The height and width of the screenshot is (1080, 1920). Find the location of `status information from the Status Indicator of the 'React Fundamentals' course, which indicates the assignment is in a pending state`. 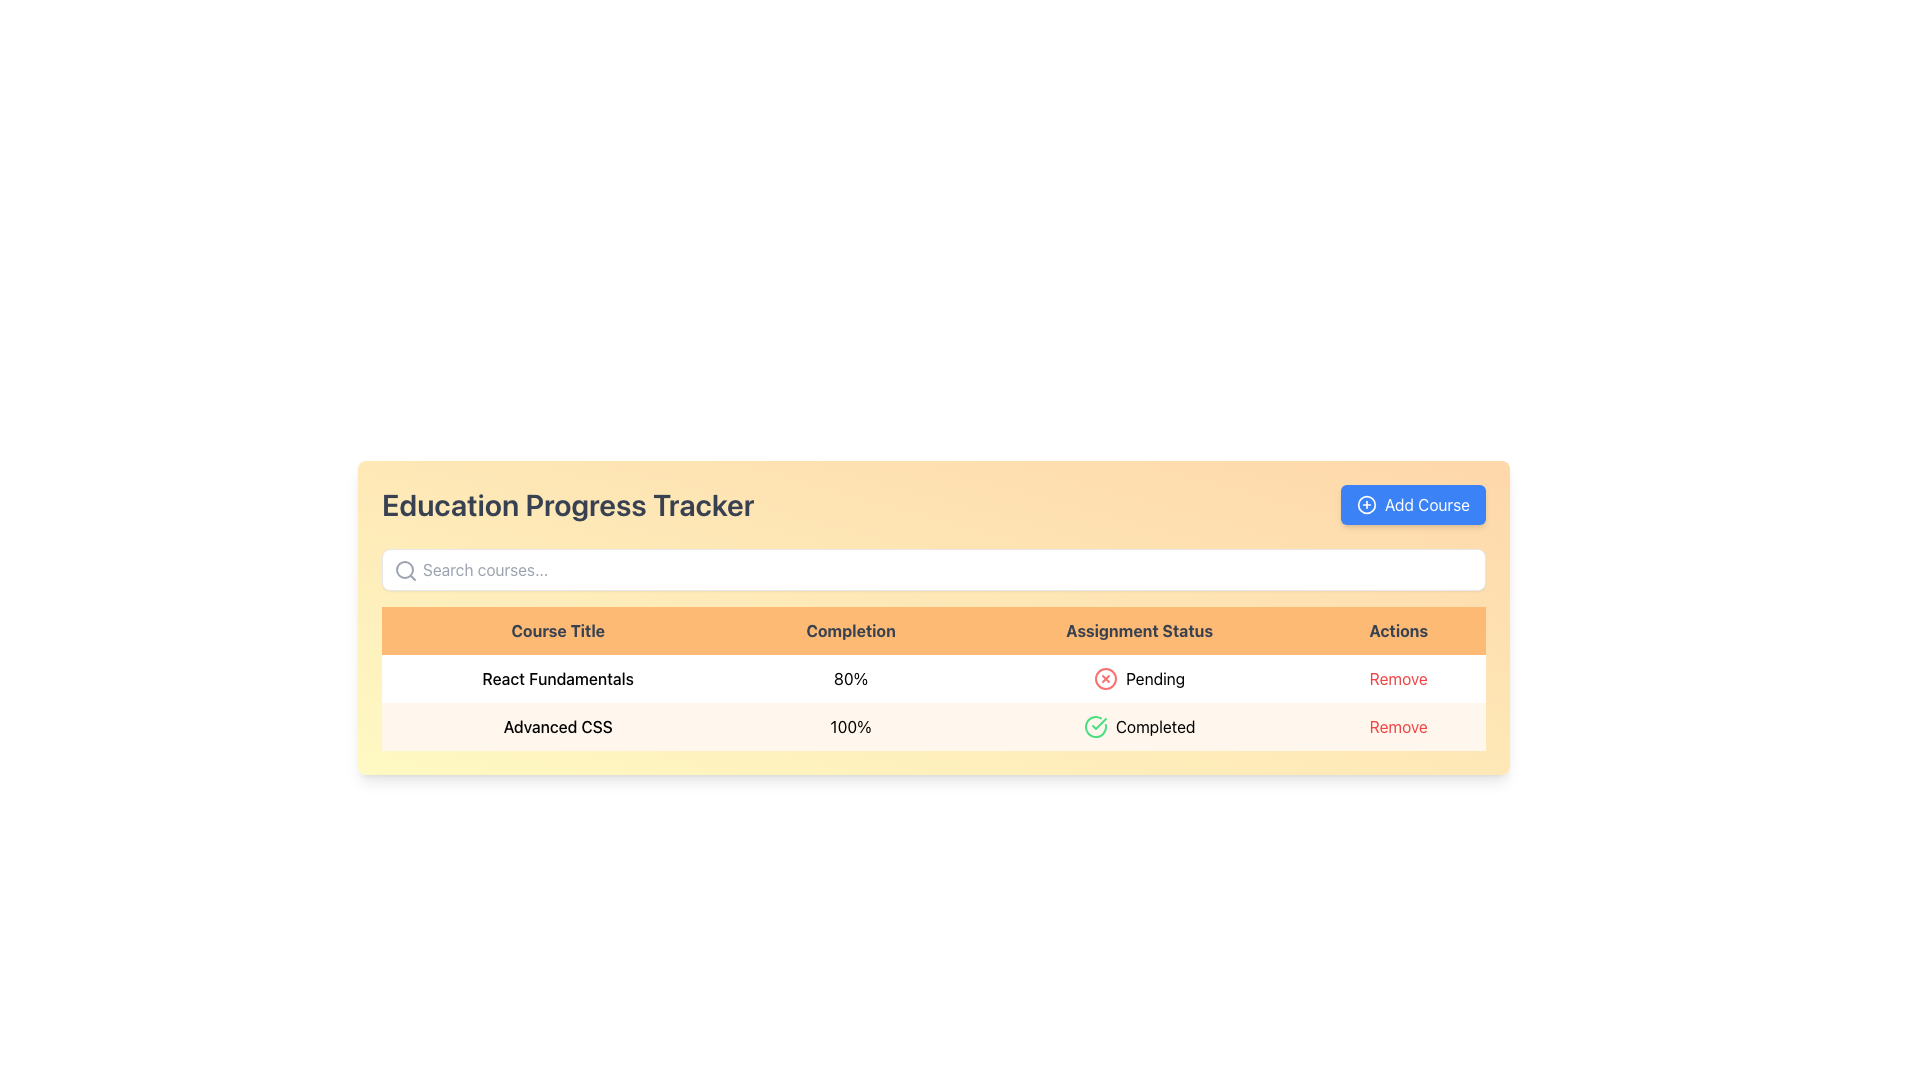

status information from the Status Indicator of the 'React Fundamentals' course, which indicates the assignment is in a pending state is located at coordinates (1139, 677).